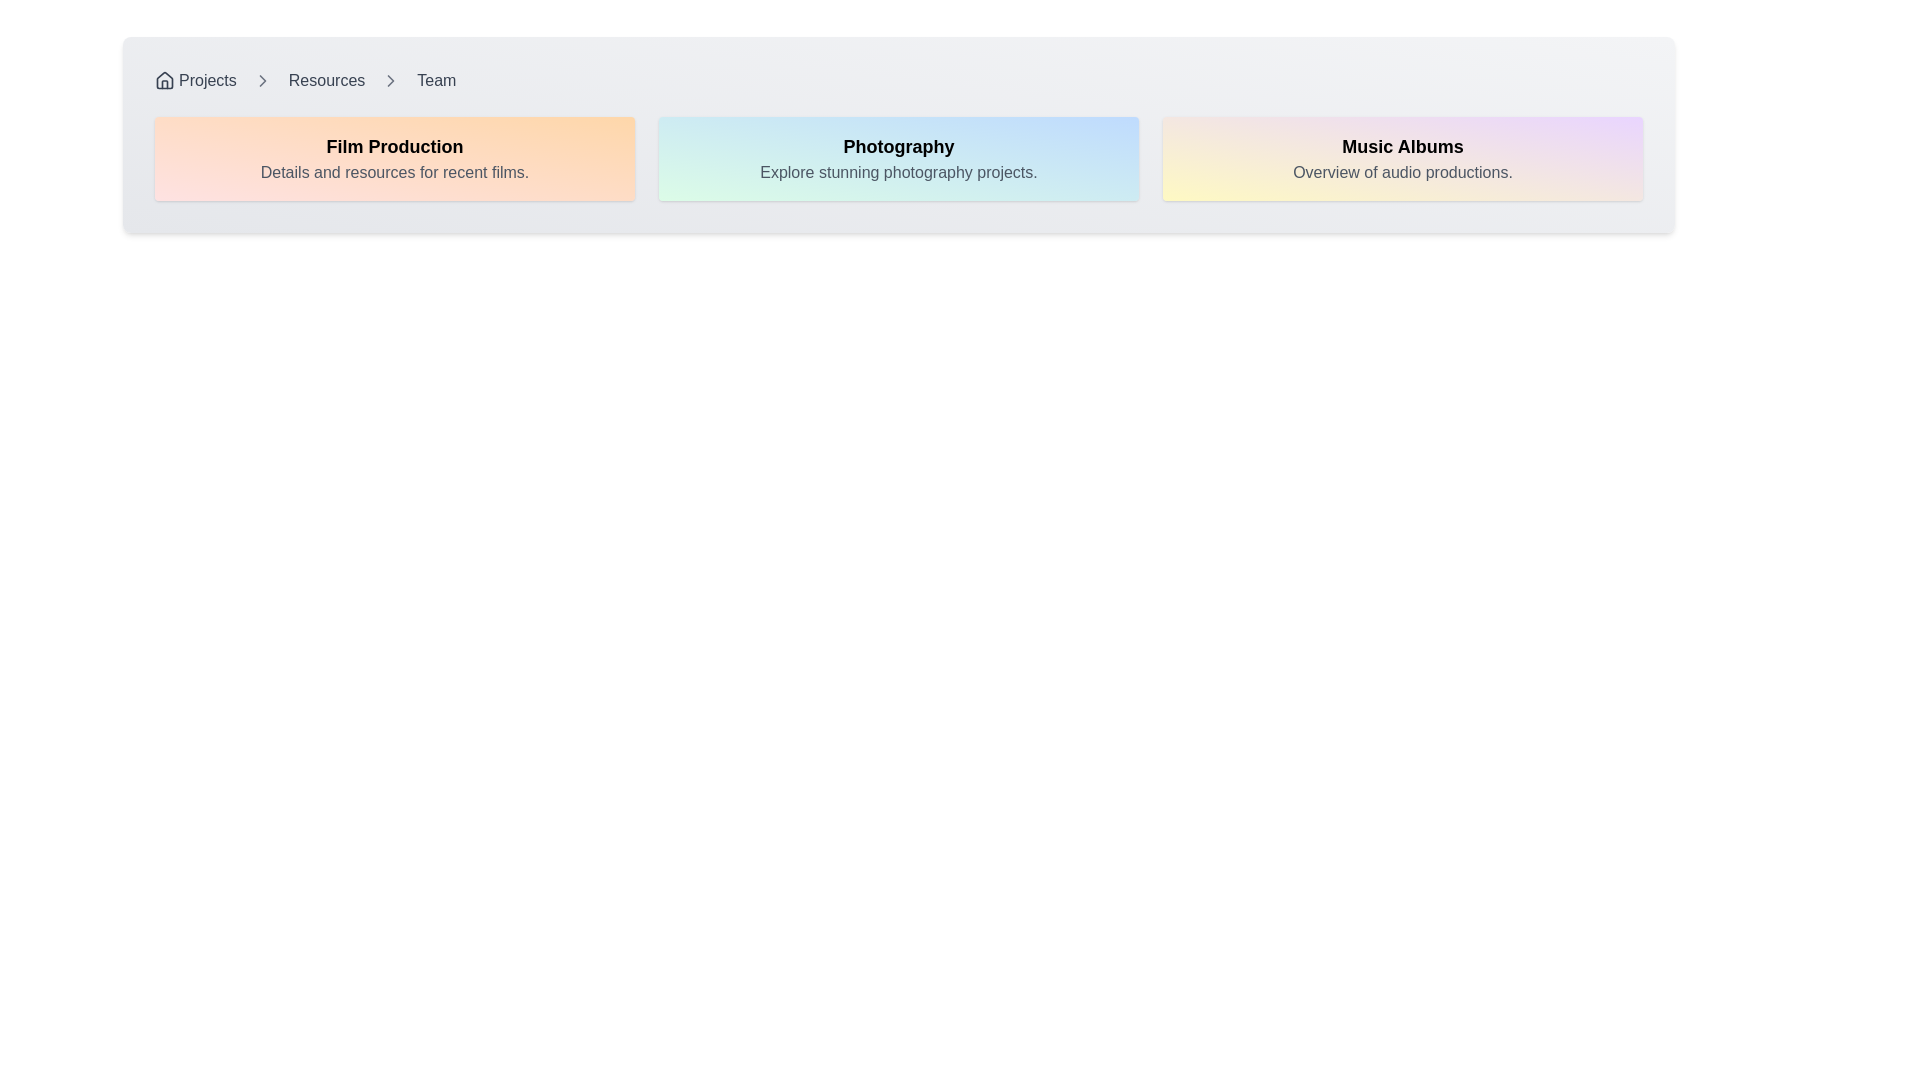 This screenshot has height=1080, width=1920. Describe the element at coordinates (1401, 172) in the screenshot. I see `text content of the audio productions overview text label, located below the 'Music Albums' text in the far right panel` at that location.